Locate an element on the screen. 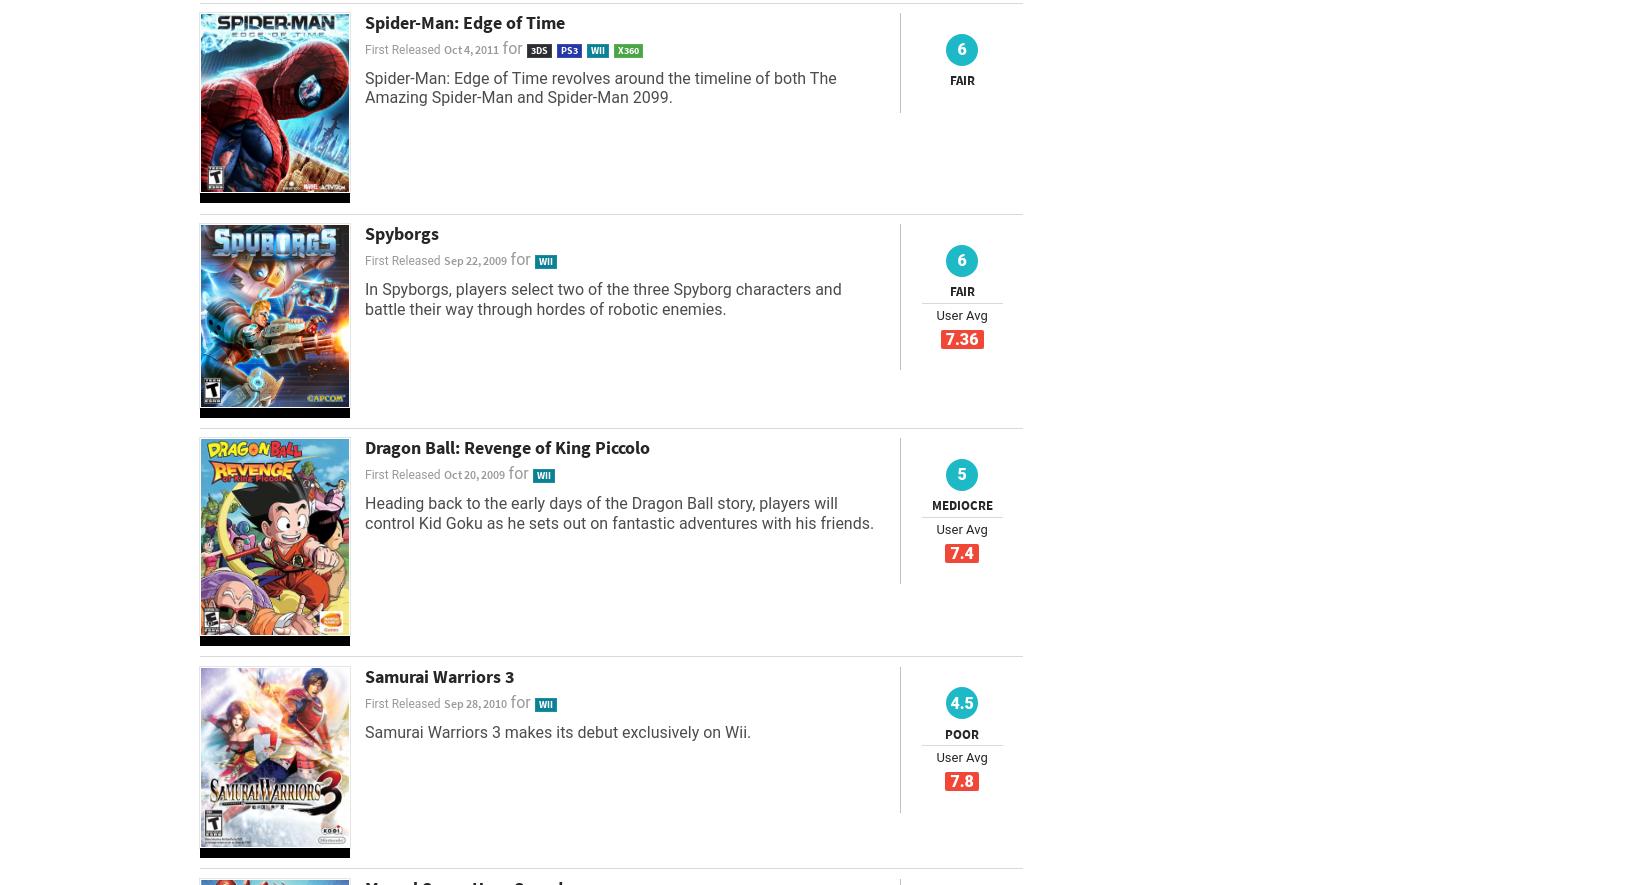  'Heading back to the early days of the Dragon Ball story, players will control Kid Goku as he sets out on fantastic adventures with his friends.' is located at coordinates (618, 513).